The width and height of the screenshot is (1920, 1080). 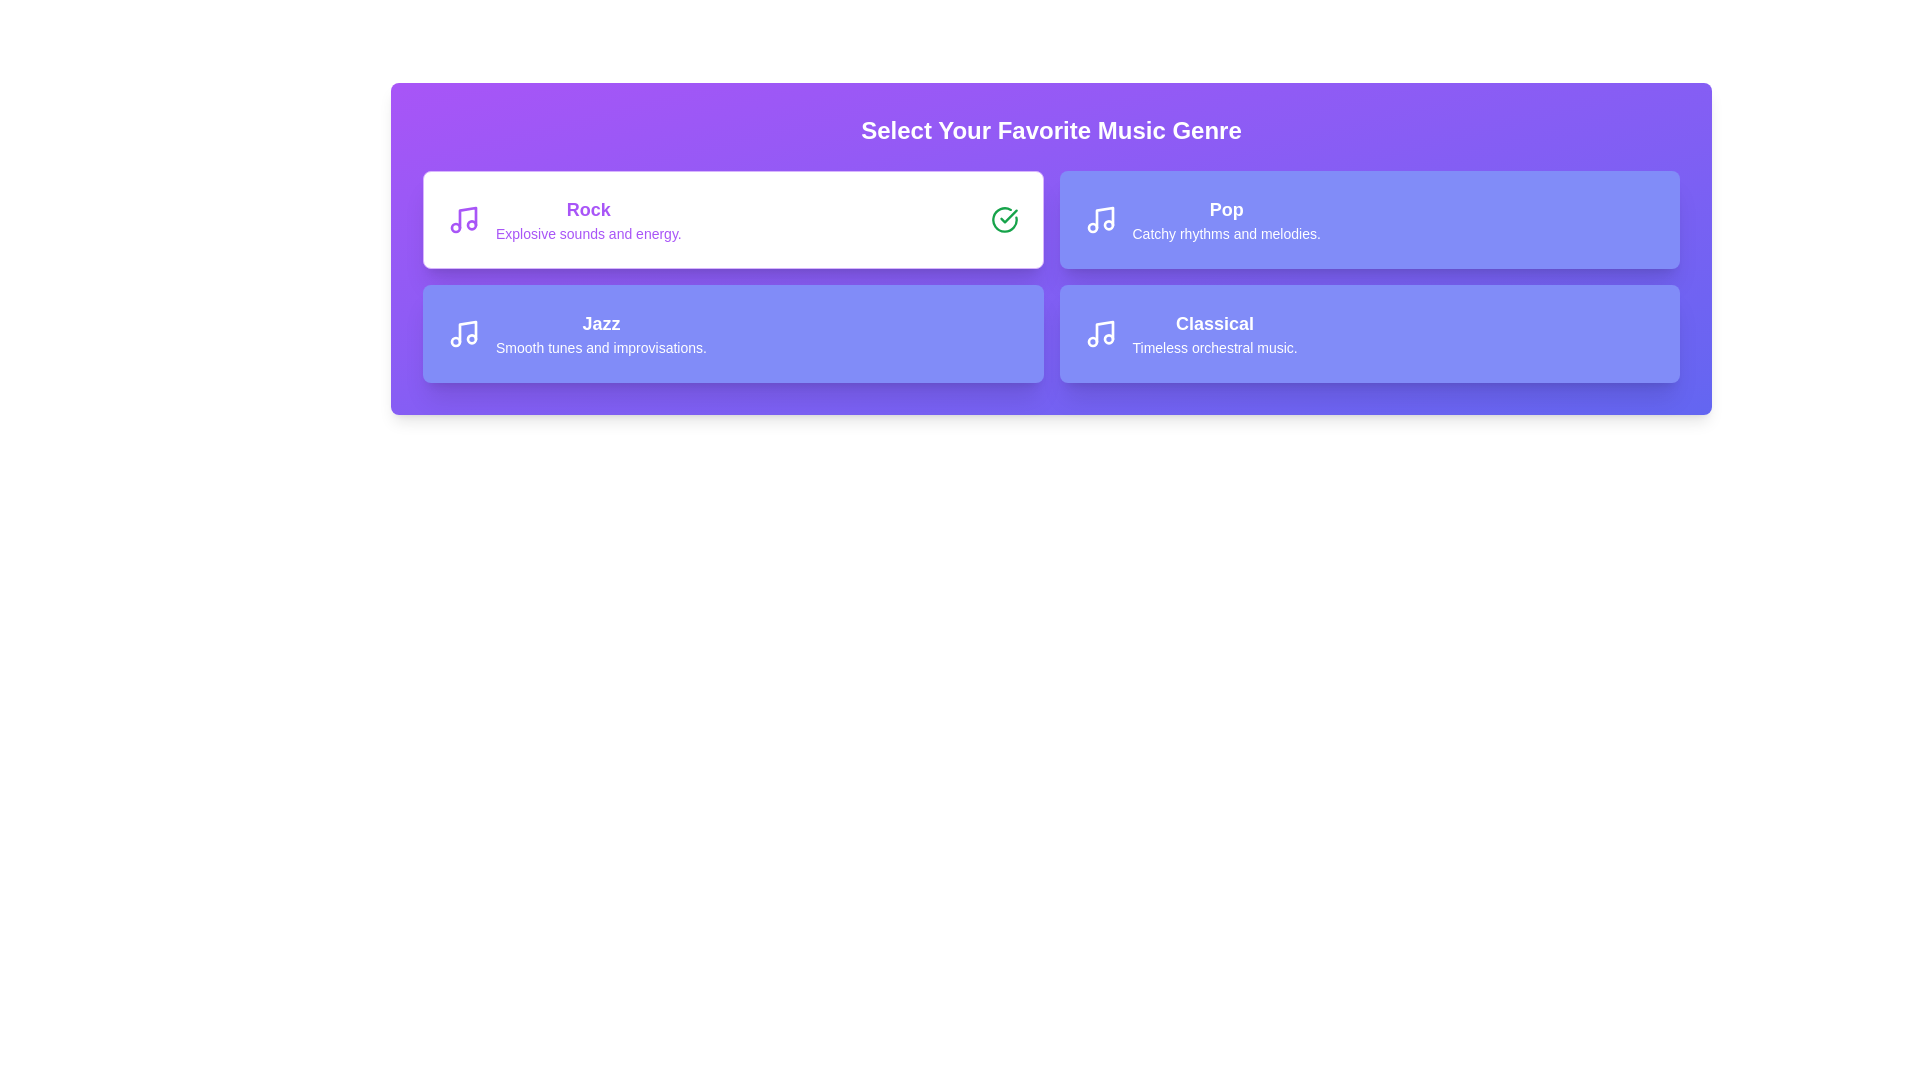 What do you see at coordinates (1214, 346) in the screenshot?
I see `text segment displaying 'Timeless orchestral music.' located below the bold text 'Classical' in the lower right section of the grid layout` at bounding box center [1214, 346].